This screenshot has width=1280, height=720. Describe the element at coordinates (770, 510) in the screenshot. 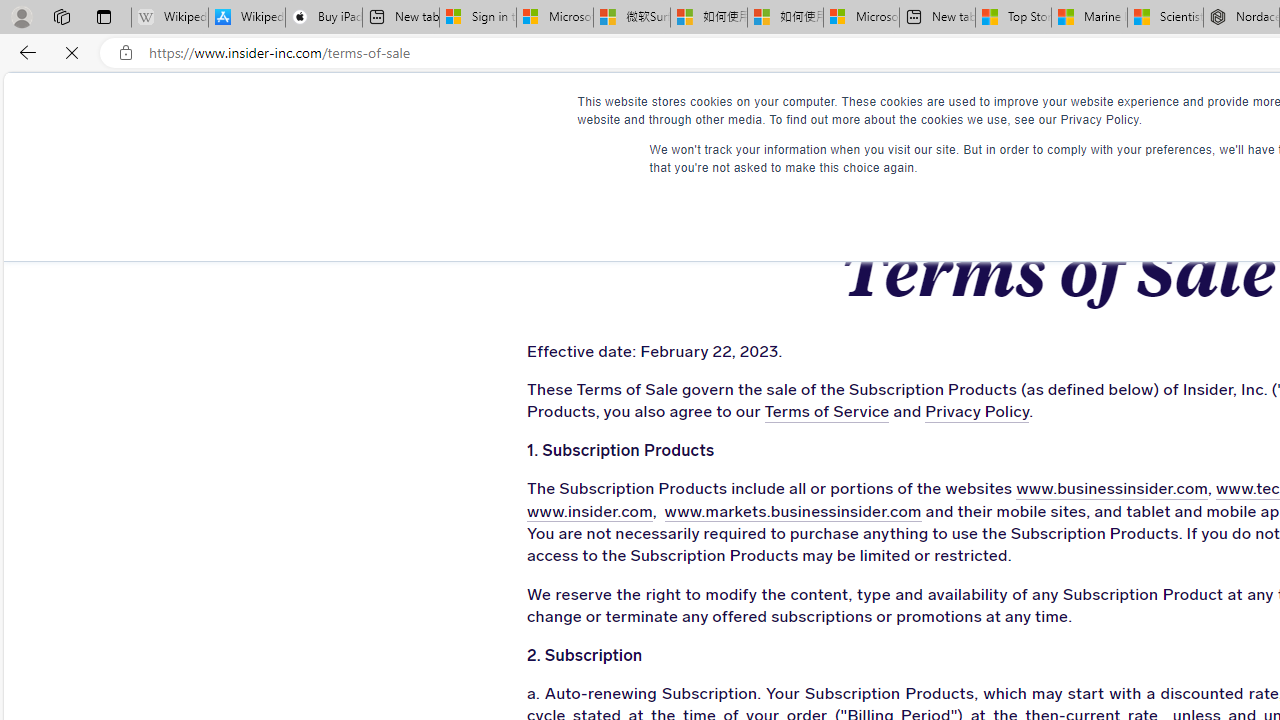

I see `'www.markets.businessinsider.com'` at that location.